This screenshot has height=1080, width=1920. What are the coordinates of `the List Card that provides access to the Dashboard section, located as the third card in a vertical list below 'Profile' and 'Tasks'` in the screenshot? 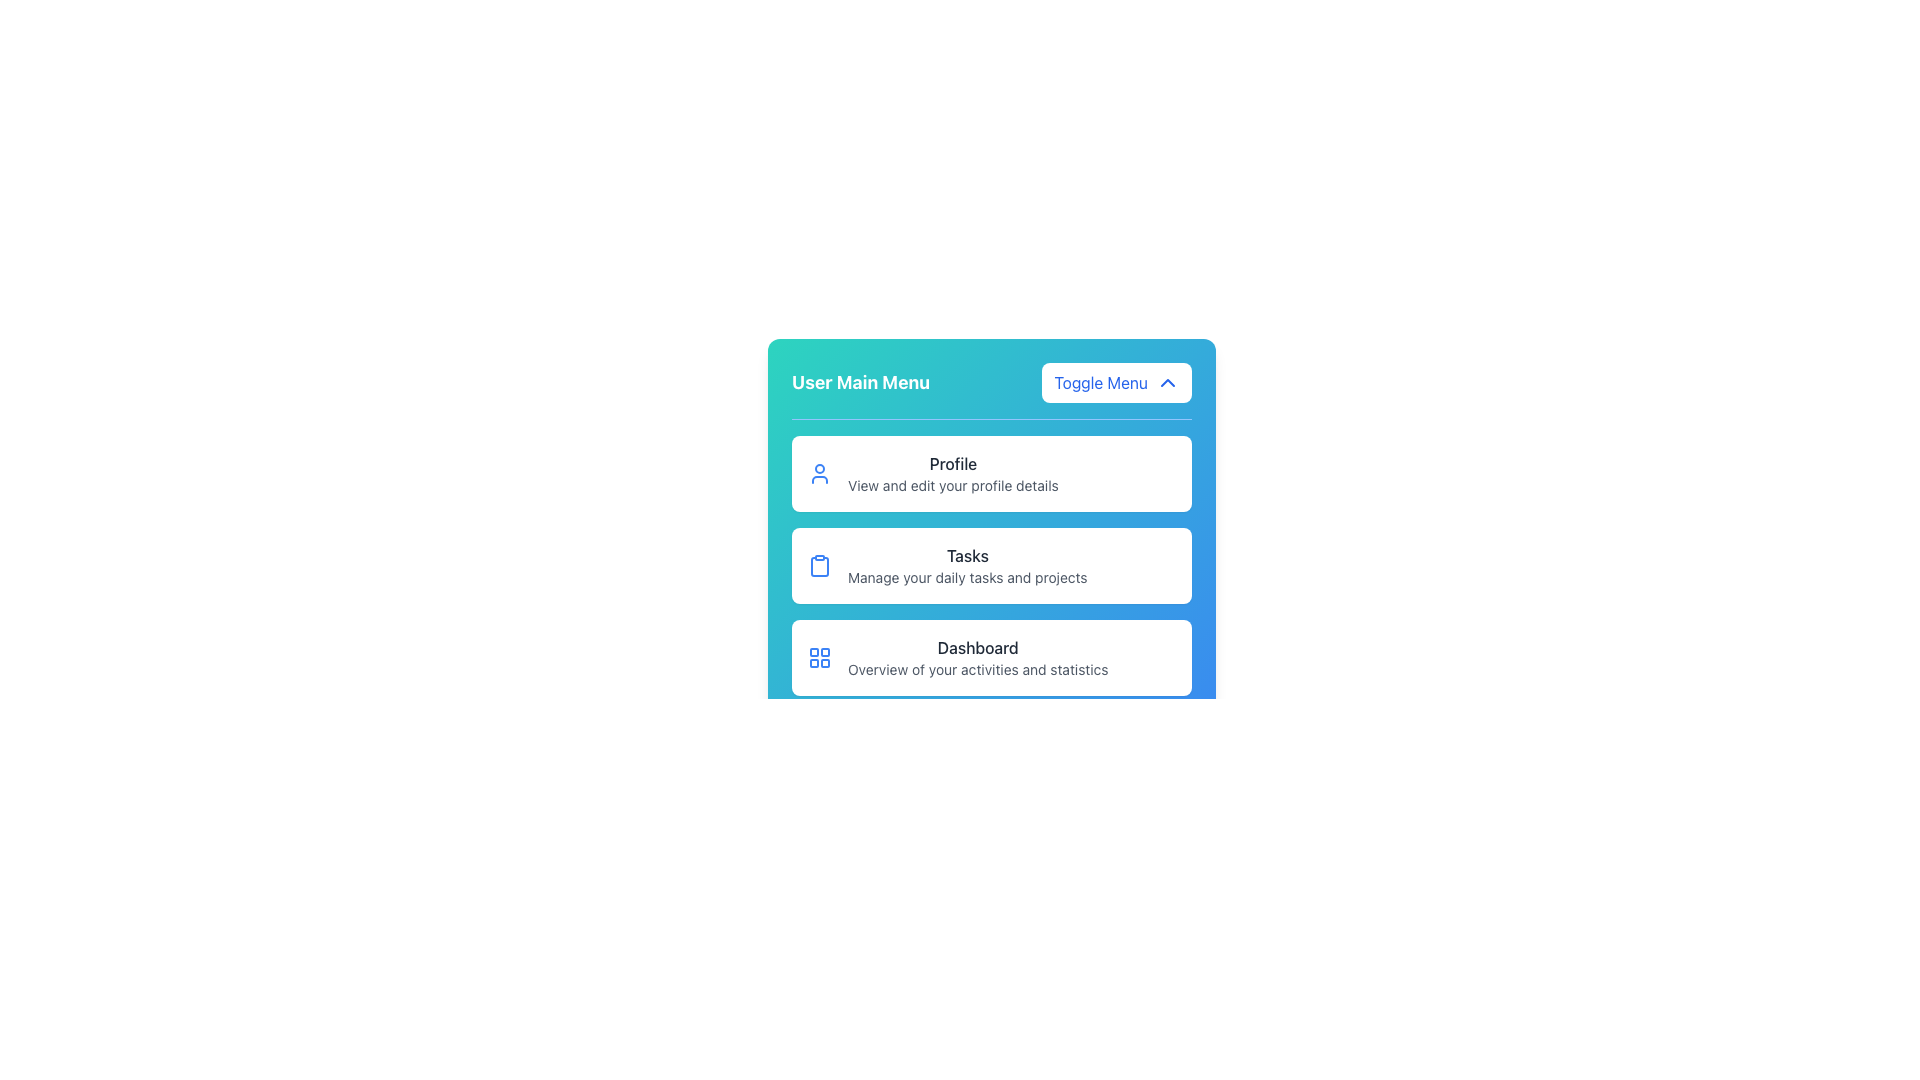 It's located at (992, 658).